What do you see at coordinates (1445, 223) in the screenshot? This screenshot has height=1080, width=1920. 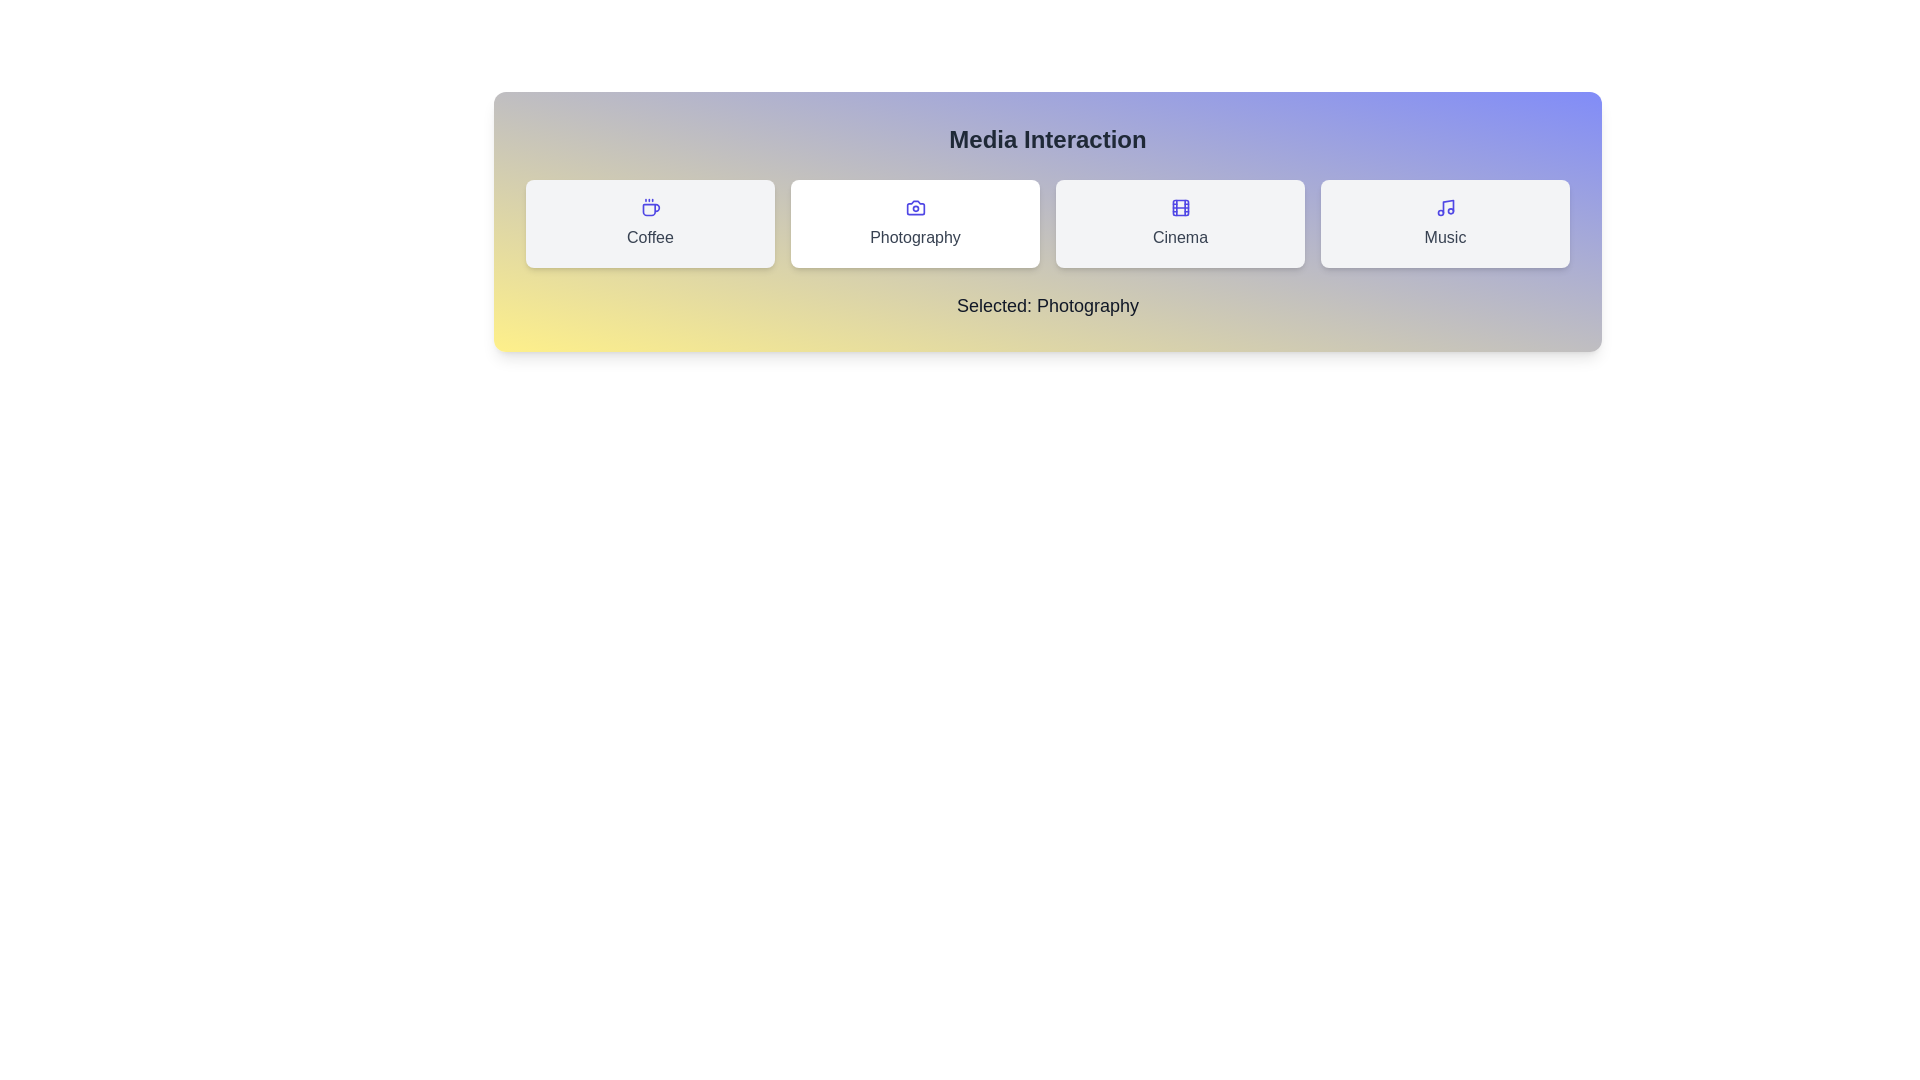 I see `the button labeled 'Music' located on the far right of the row of four buttons` at bounding box center [1445, 223].